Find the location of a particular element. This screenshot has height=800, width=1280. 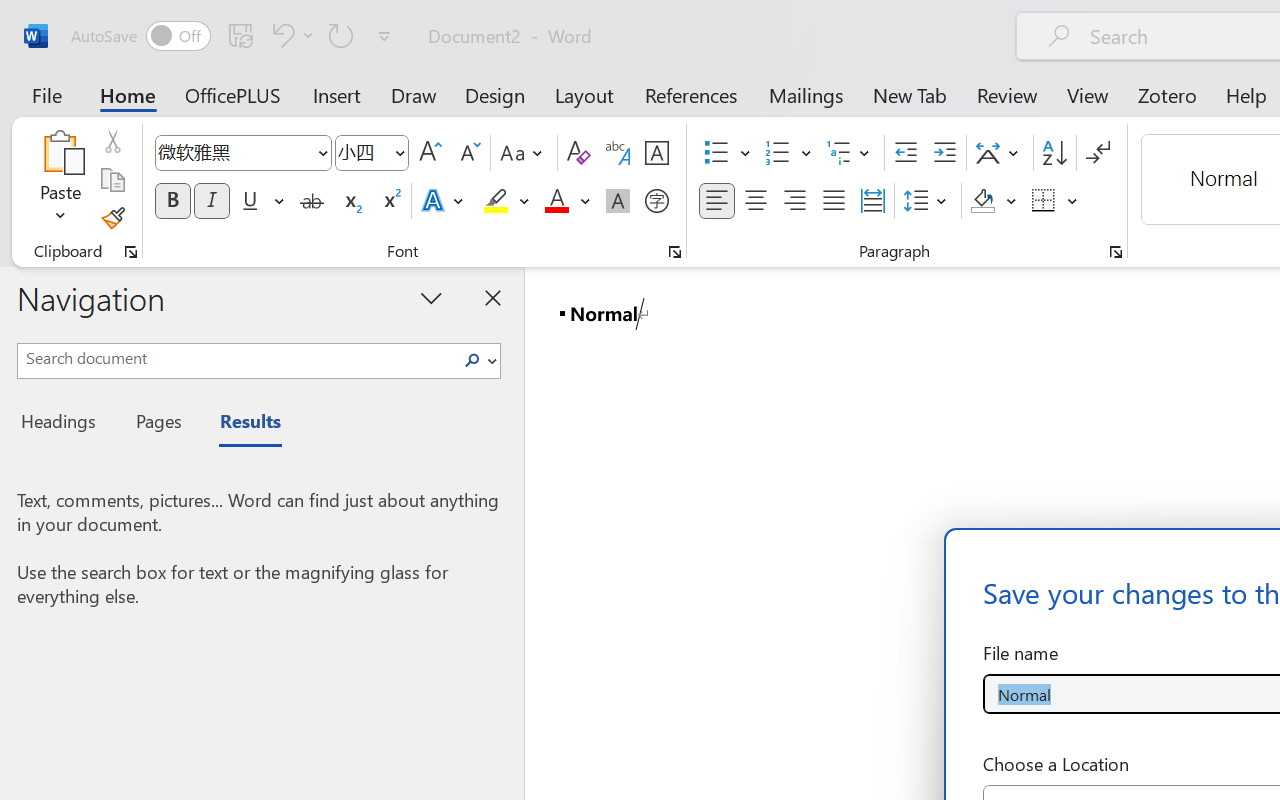

'Format Painter' is located at coordinates (111, 218).